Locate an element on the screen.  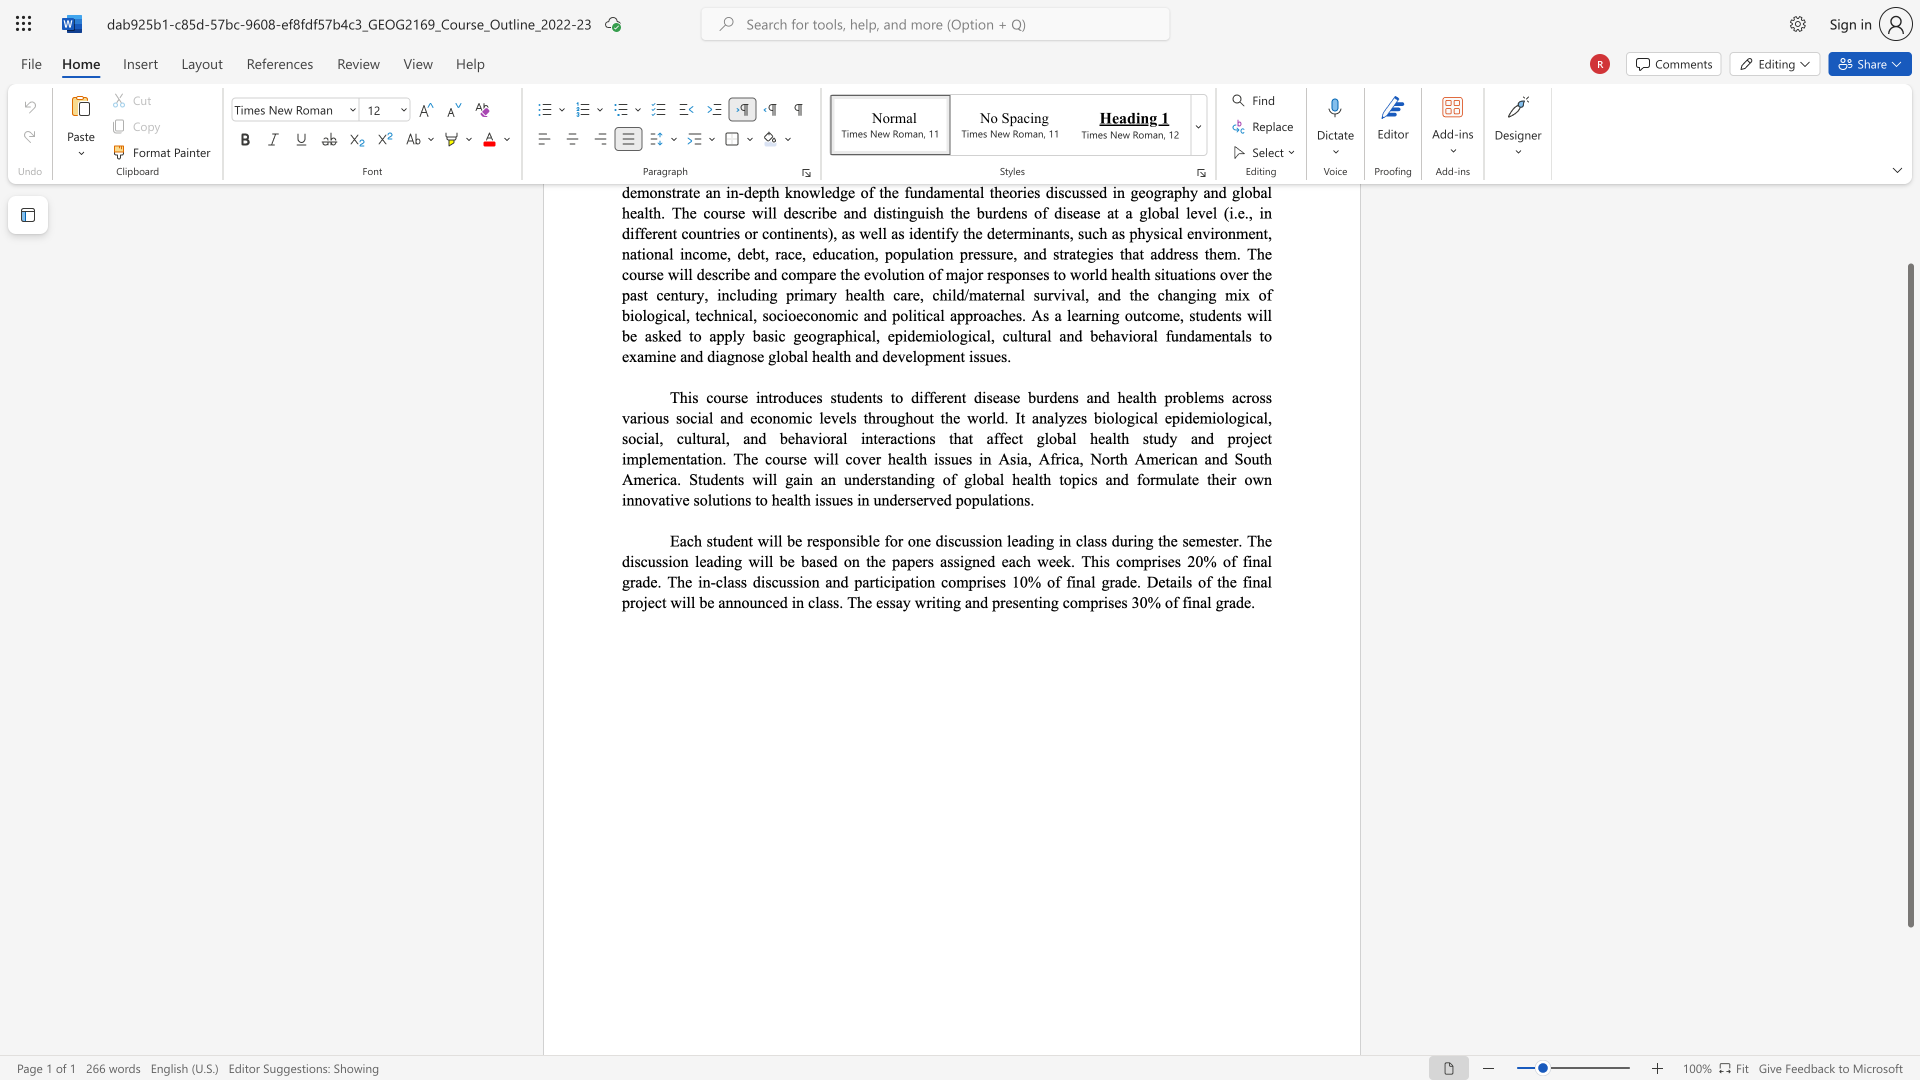
the scrollbar to move the page upward is located at coordinates (1909, 209).